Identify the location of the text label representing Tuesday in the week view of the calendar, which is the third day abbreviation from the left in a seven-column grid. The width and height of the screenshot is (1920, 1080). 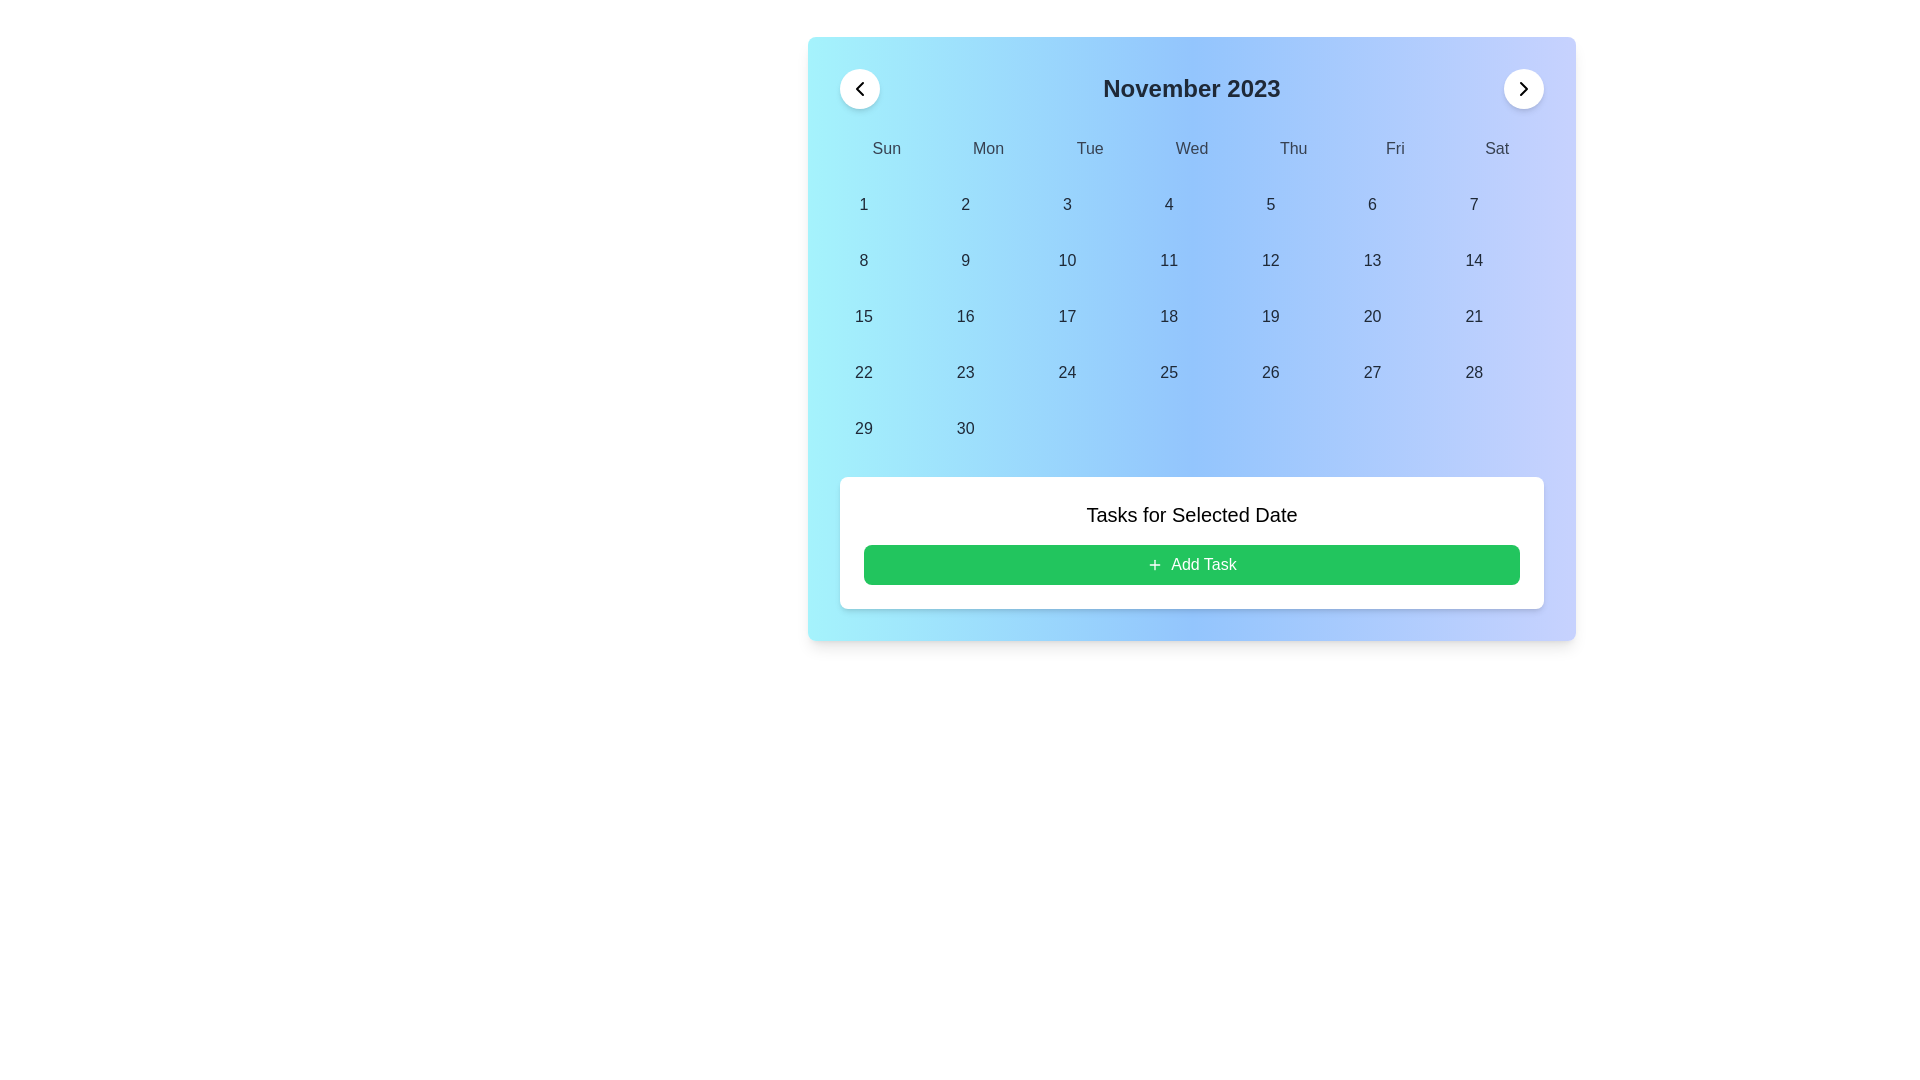
(1089, 148).